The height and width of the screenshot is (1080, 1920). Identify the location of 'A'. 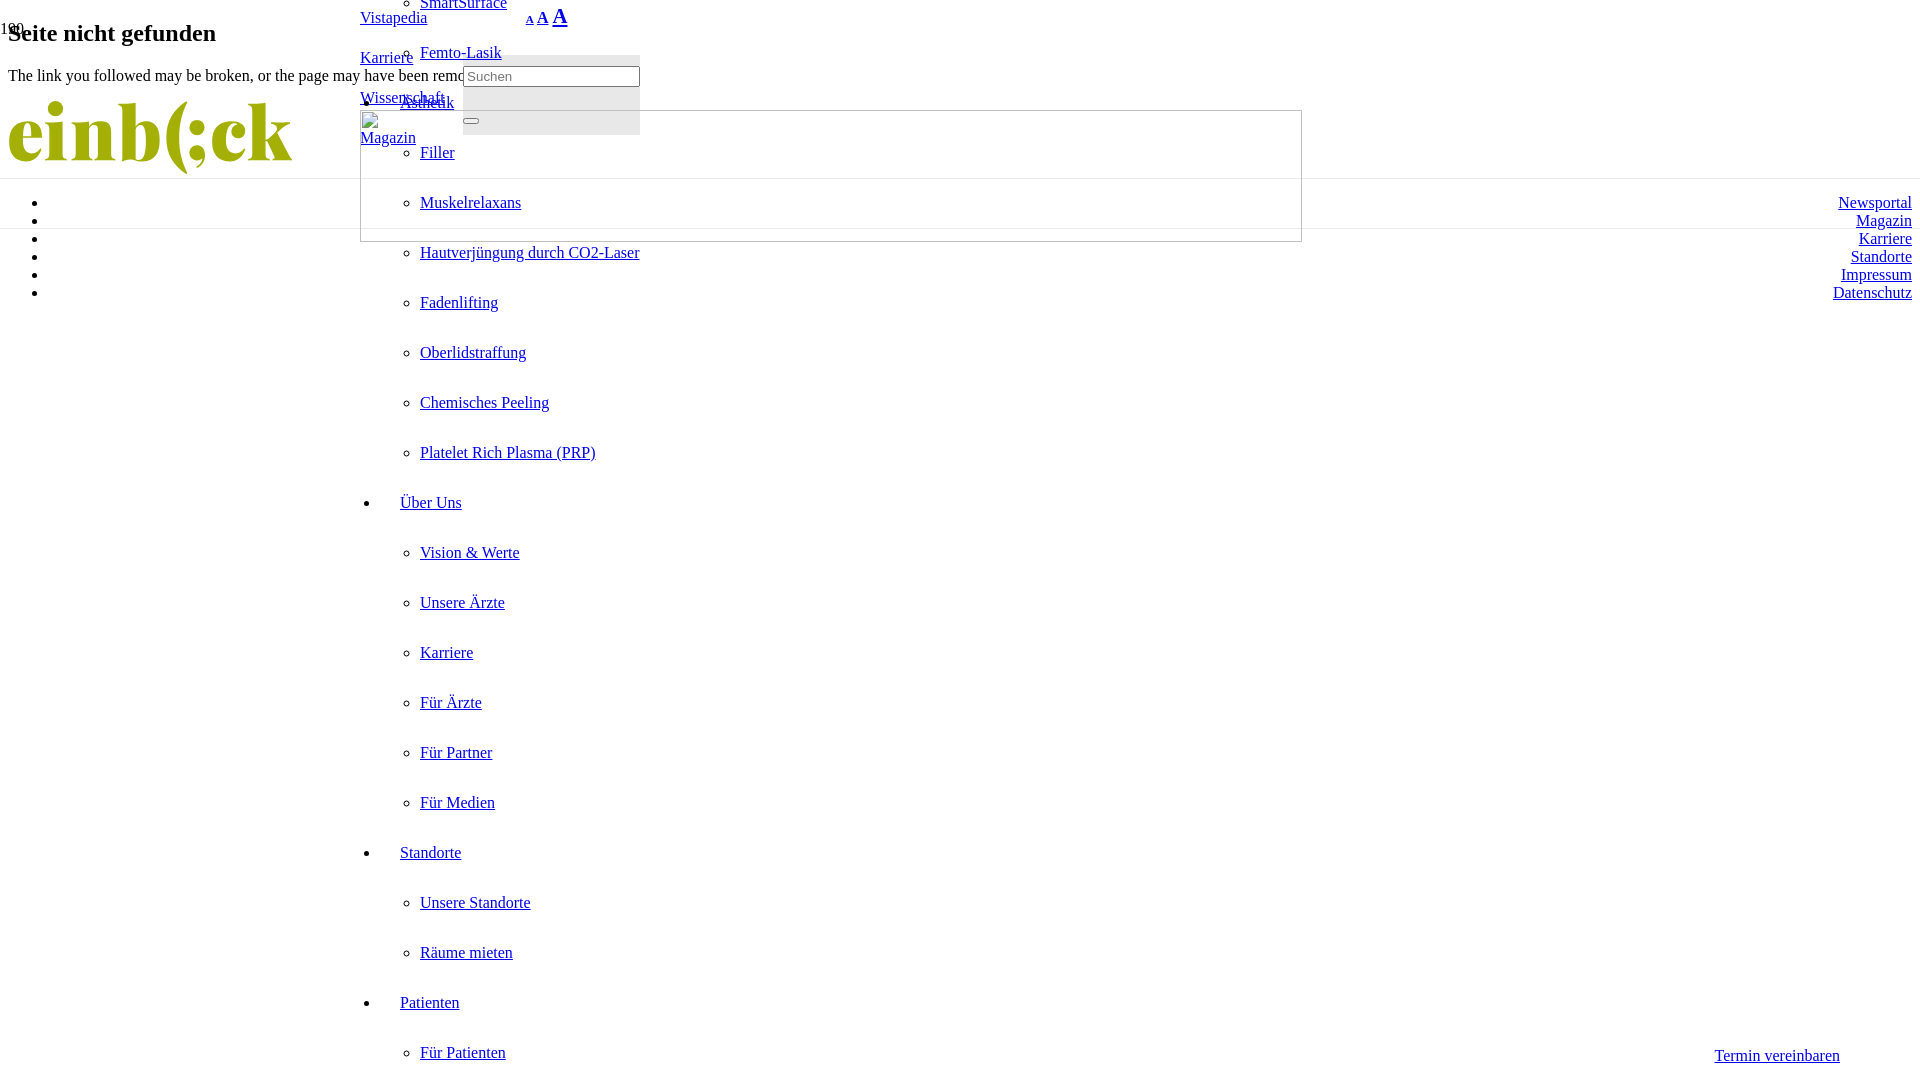
(537, 17).